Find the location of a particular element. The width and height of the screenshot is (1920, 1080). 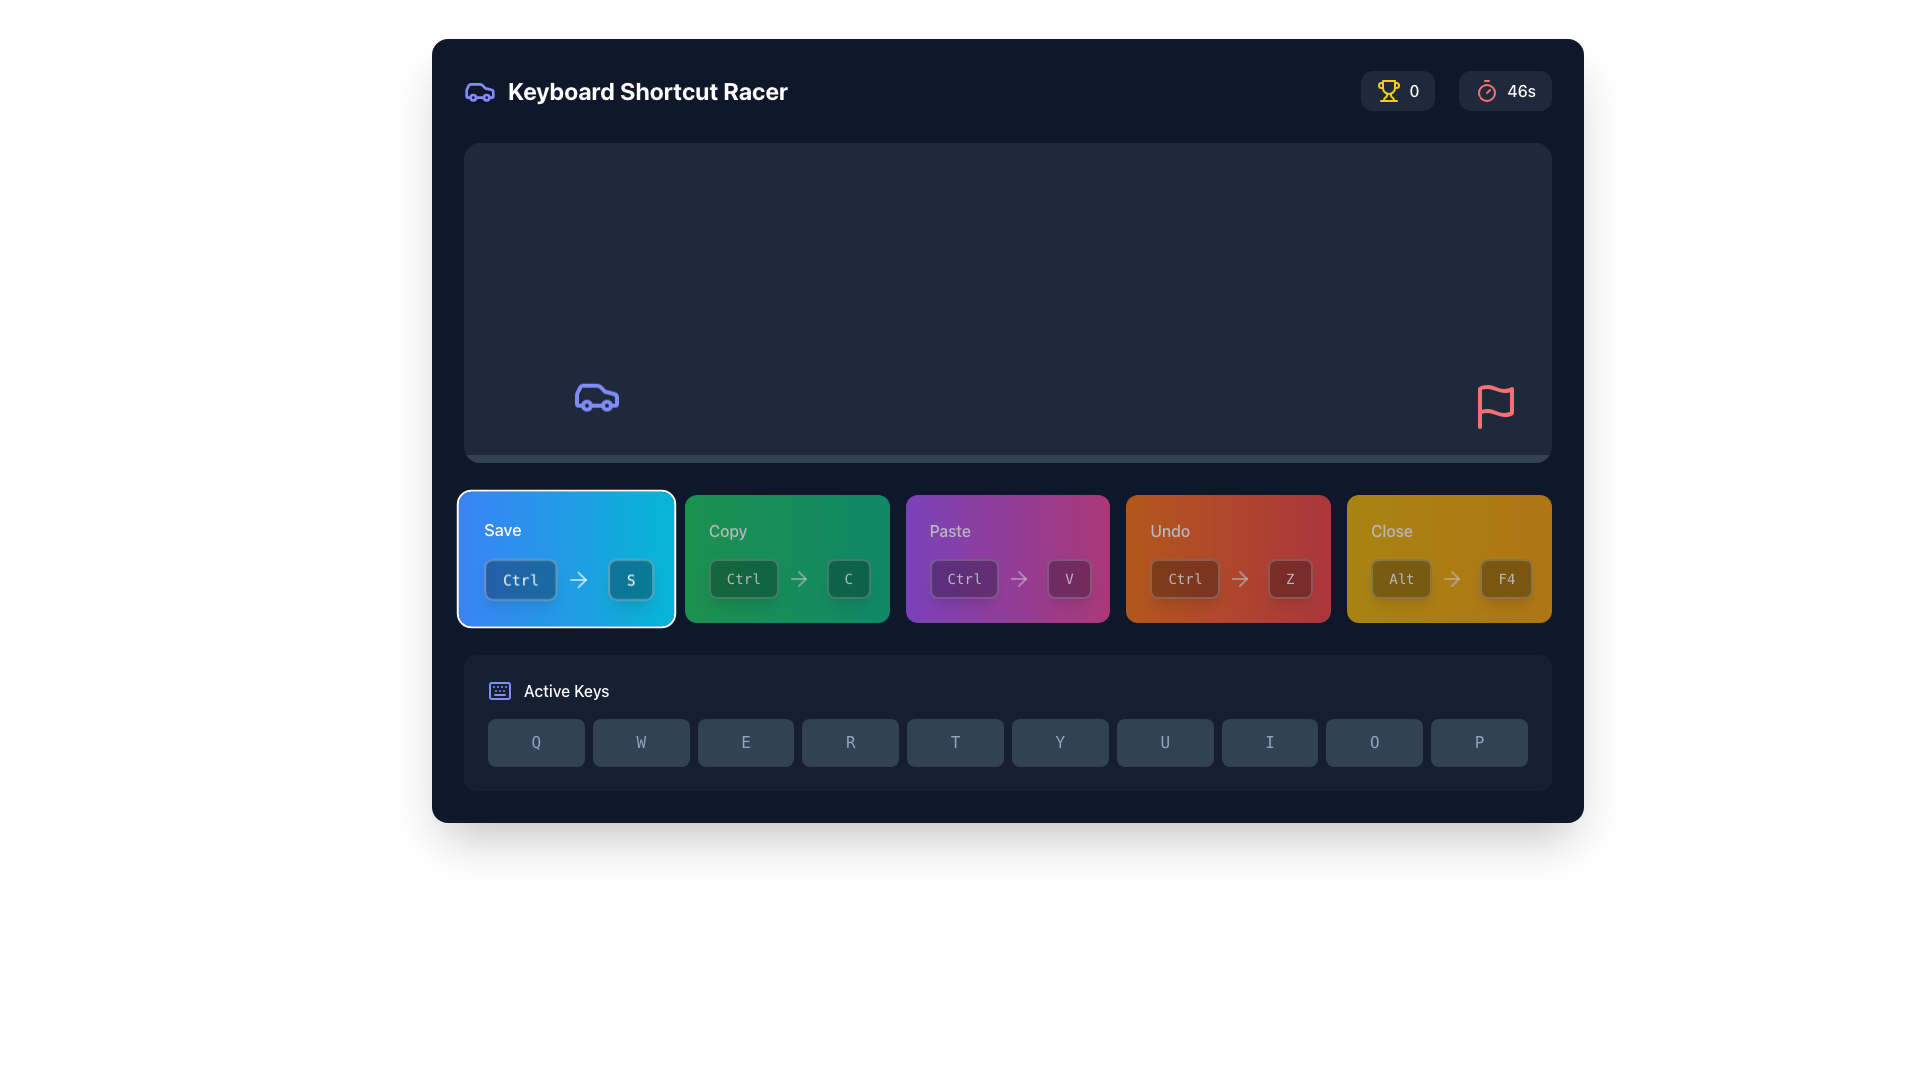

text of the 'Ctrl' key label, which is styled to look like a key and is located in the second card of the horizontal toolbar for the 'Copy' shortcut section, positioned to the left of the arrow icon is located at coordinates (742, 578).